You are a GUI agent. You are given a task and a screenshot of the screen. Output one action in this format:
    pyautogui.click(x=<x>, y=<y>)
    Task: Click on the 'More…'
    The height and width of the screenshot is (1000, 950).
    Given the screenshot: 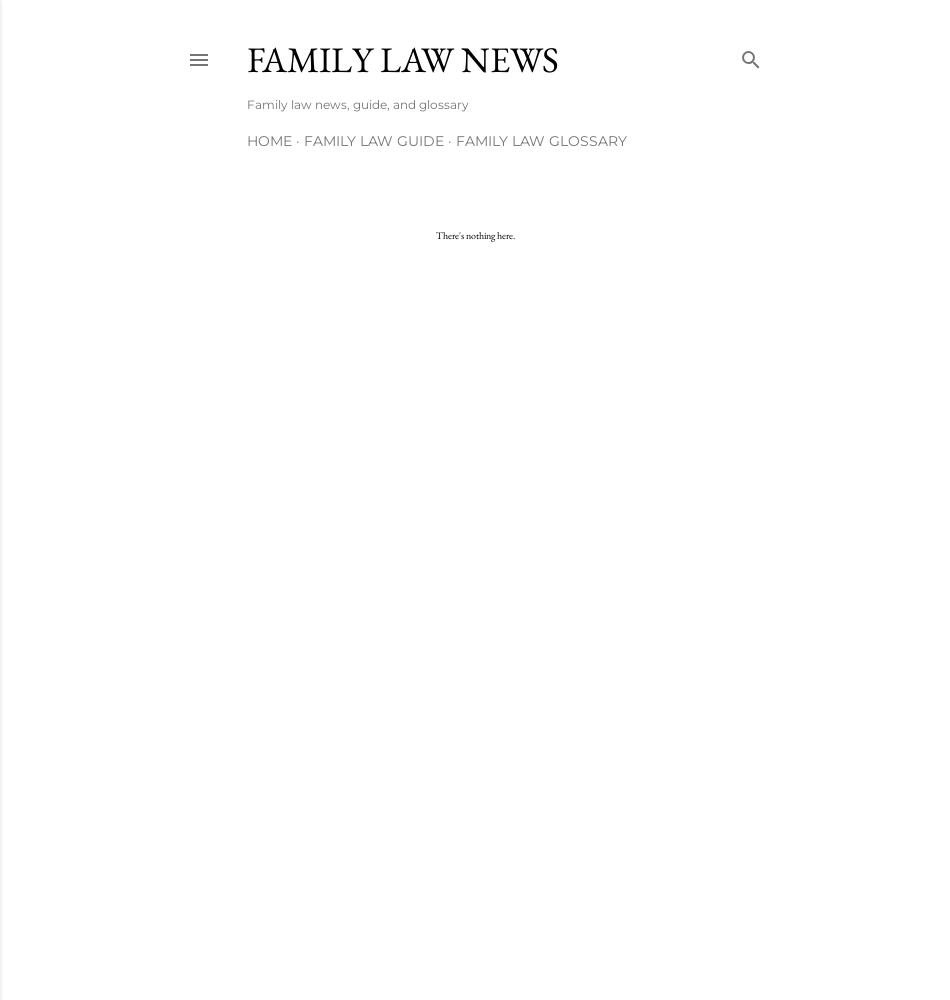 What is the action you would take?
    pyautogui.click(x=246, y=196)
    